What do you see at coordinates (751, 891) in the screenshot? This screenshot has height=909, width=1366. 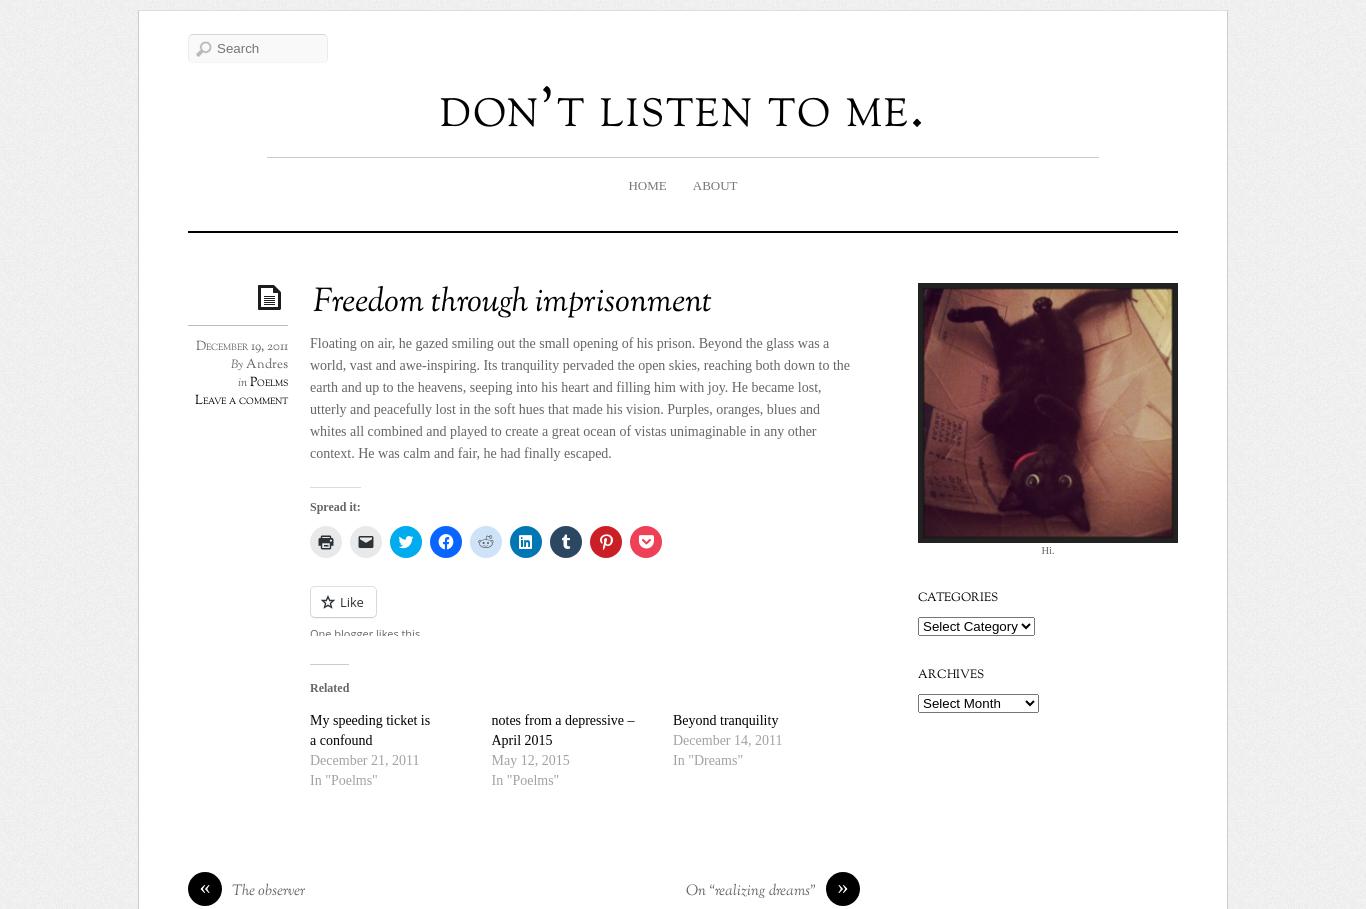 I see `'On “realizing dreams”'` at bounding box center [751, 891].